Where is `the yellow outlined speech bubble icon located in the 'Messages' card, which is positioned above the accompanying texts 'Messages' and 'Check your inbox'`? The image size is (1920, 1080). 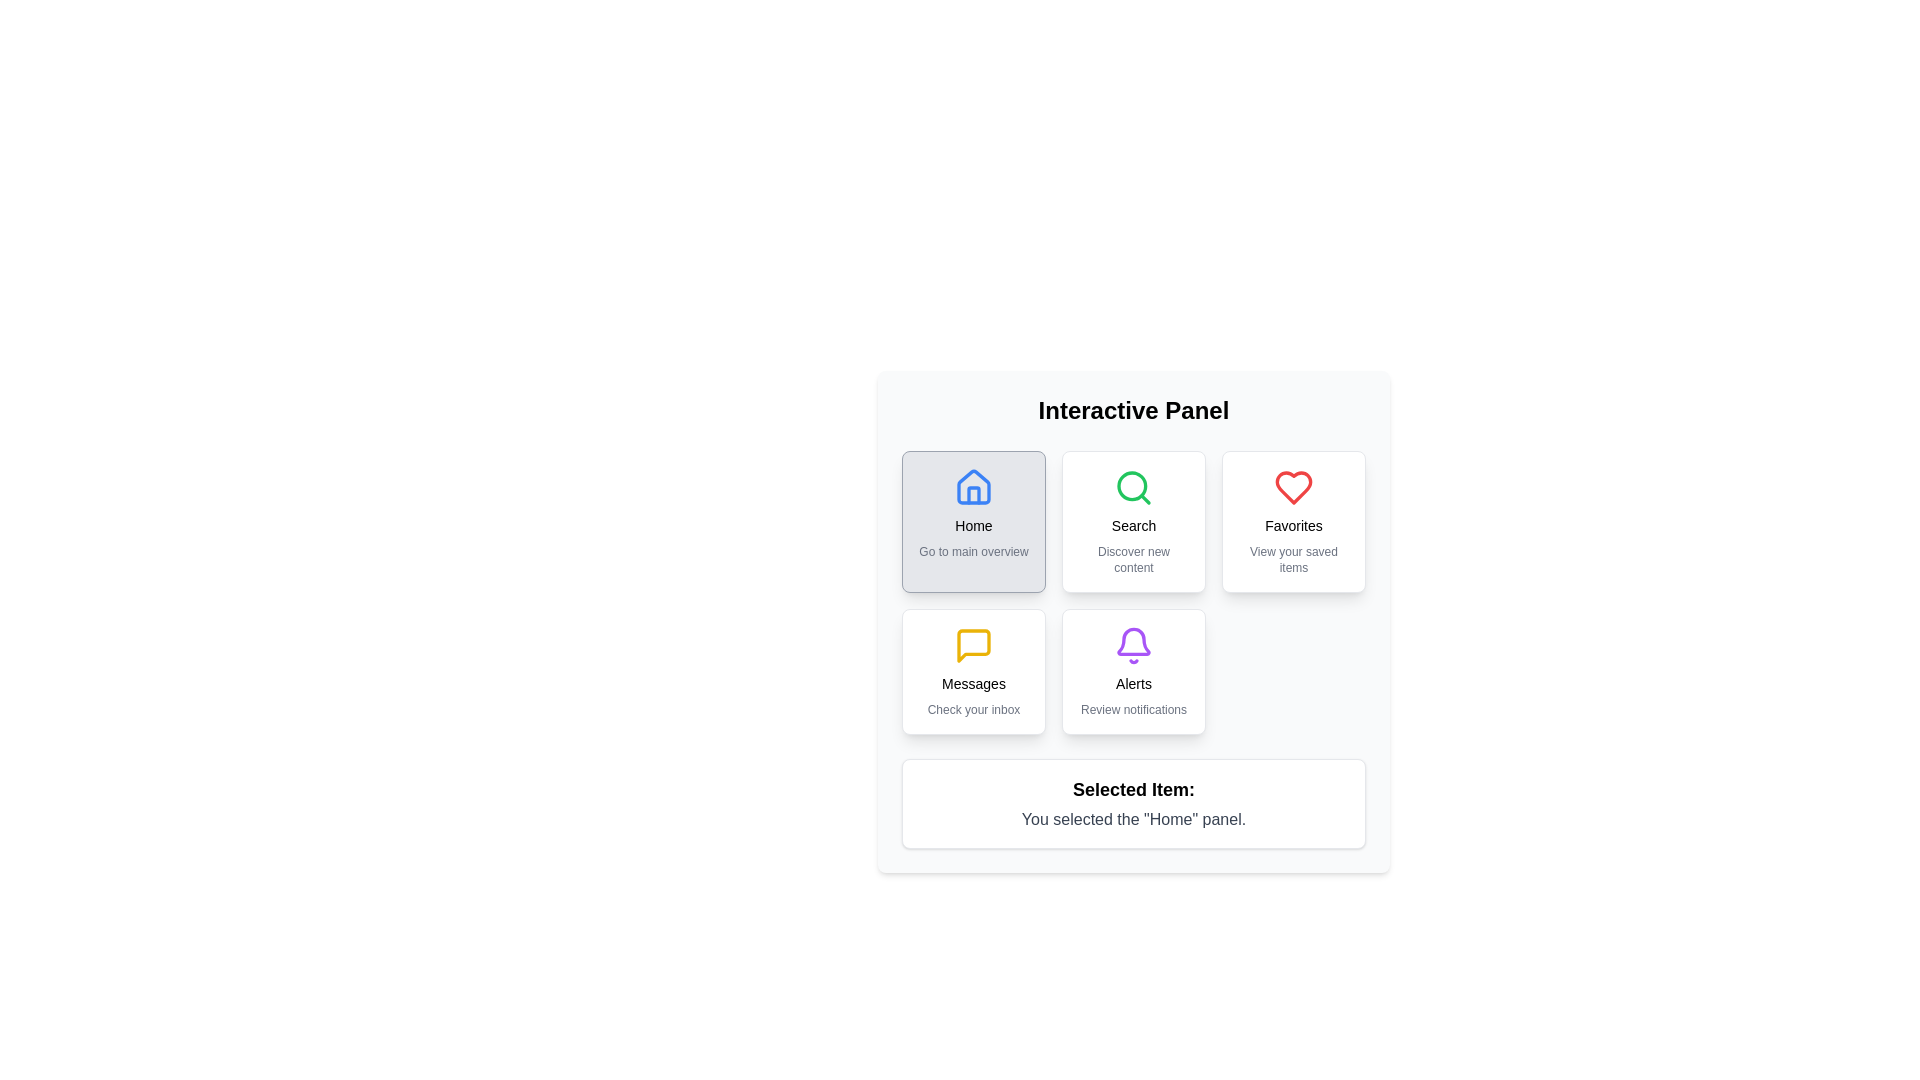
the yellow outlined speech bubble icon located in the 'Messages' card, which is positioned above the accompanying texts 'Messages' and 'Check your inbox' is located at coordinates (974, 645).